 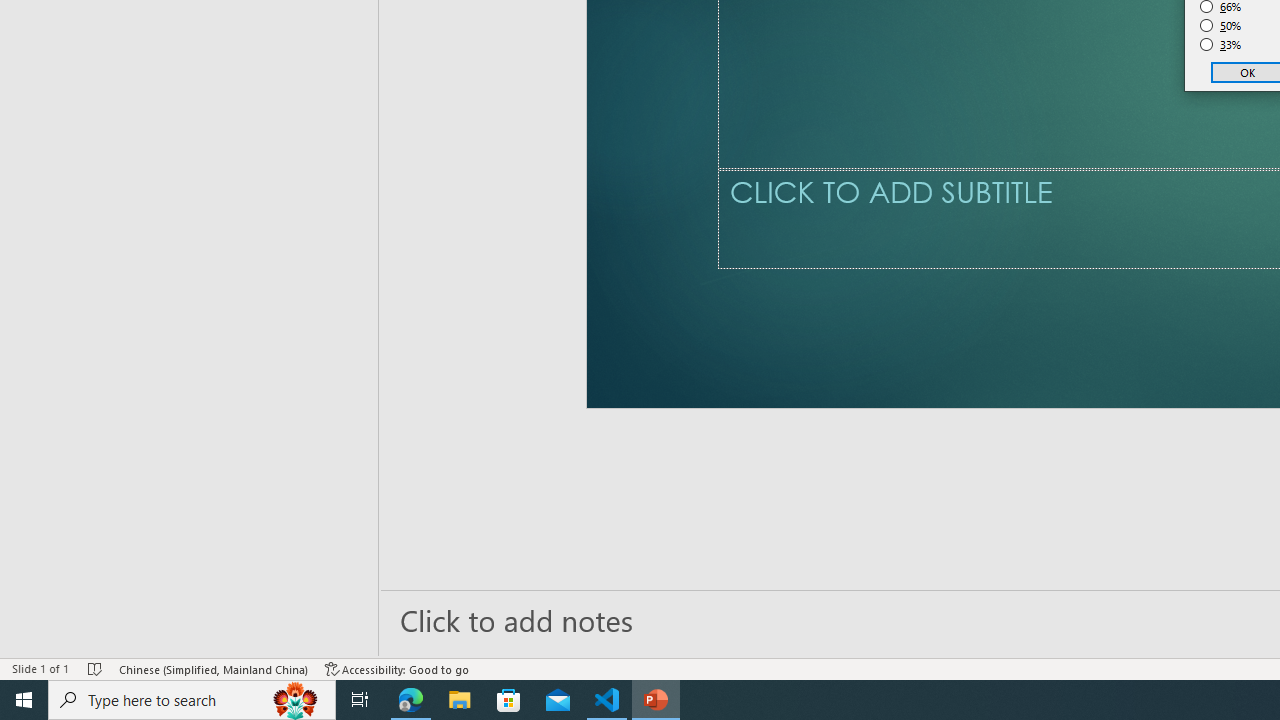 I want to click on 'Accessibility Checker Accessibility: Good to go', so click(x=397, y=669).